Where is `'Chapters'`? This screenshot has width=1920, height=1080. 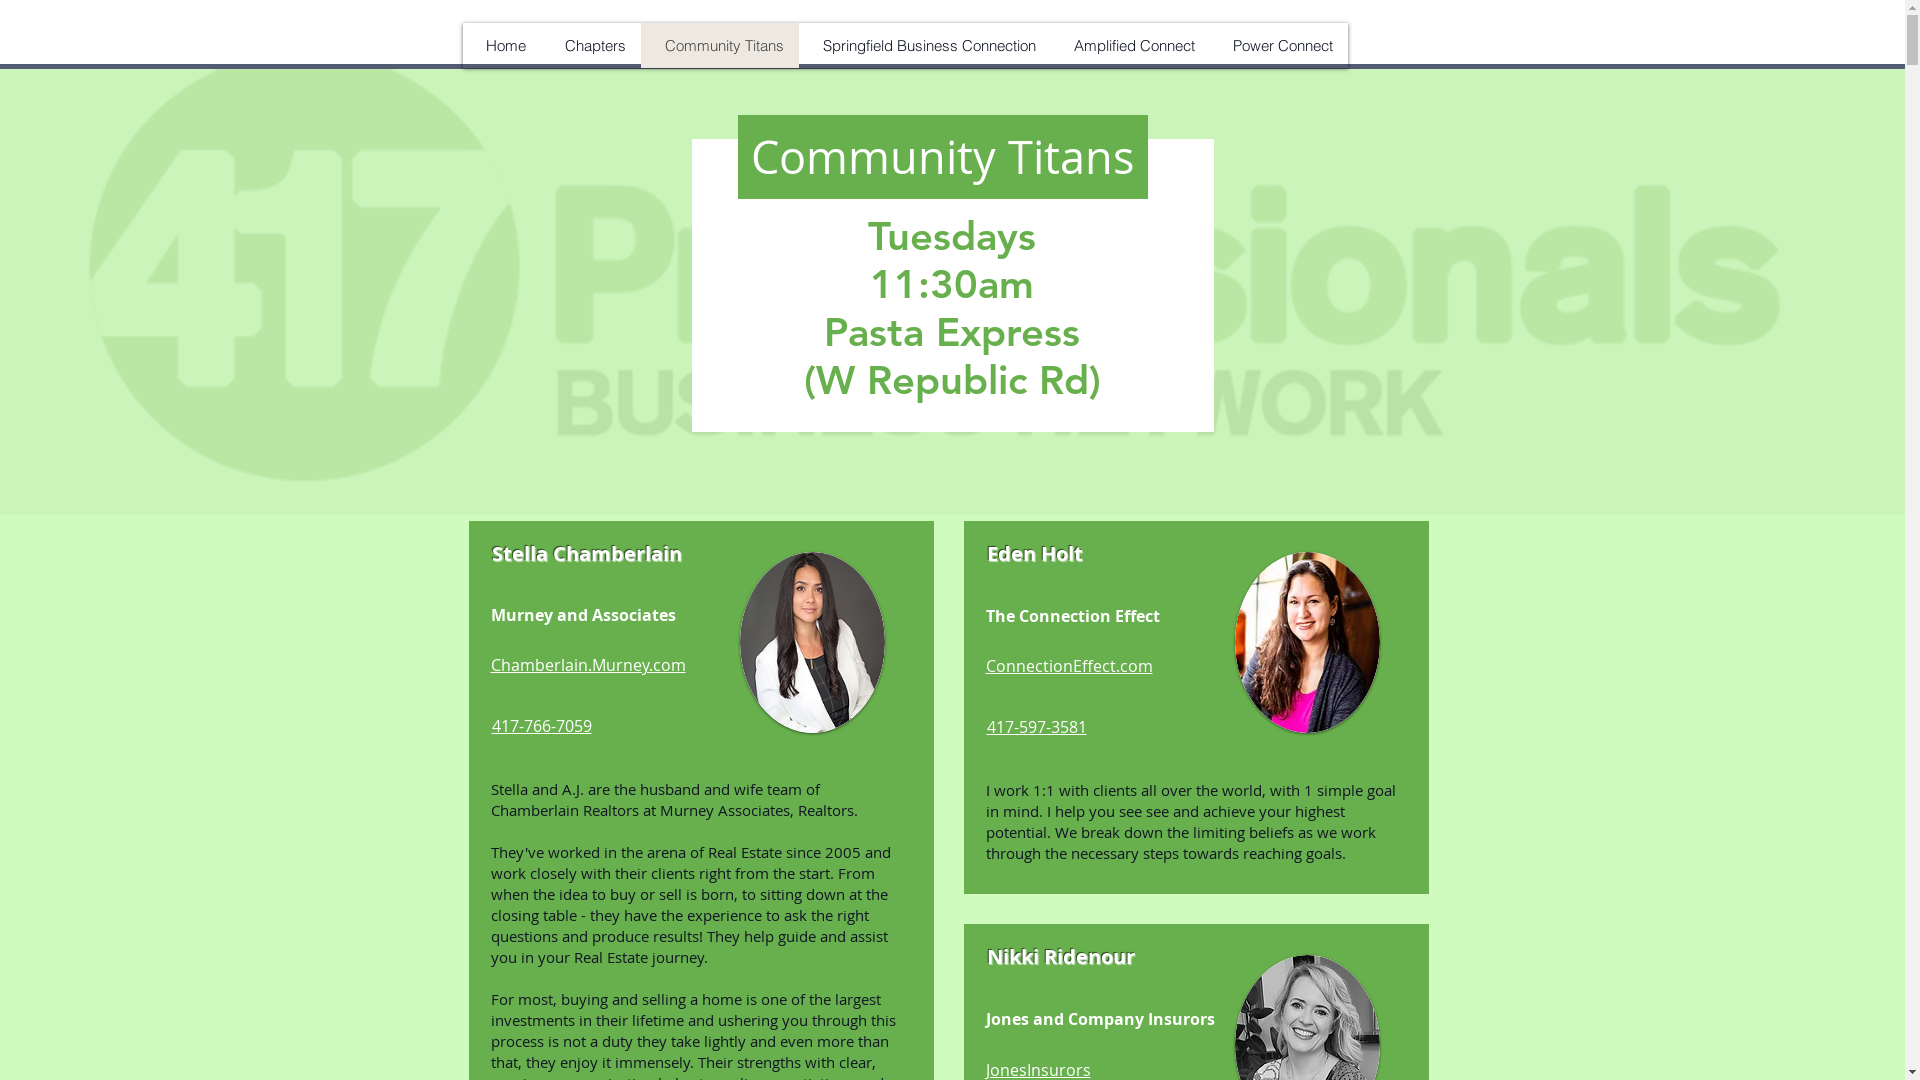
'Chapters' is located at coordinates (589, 45).